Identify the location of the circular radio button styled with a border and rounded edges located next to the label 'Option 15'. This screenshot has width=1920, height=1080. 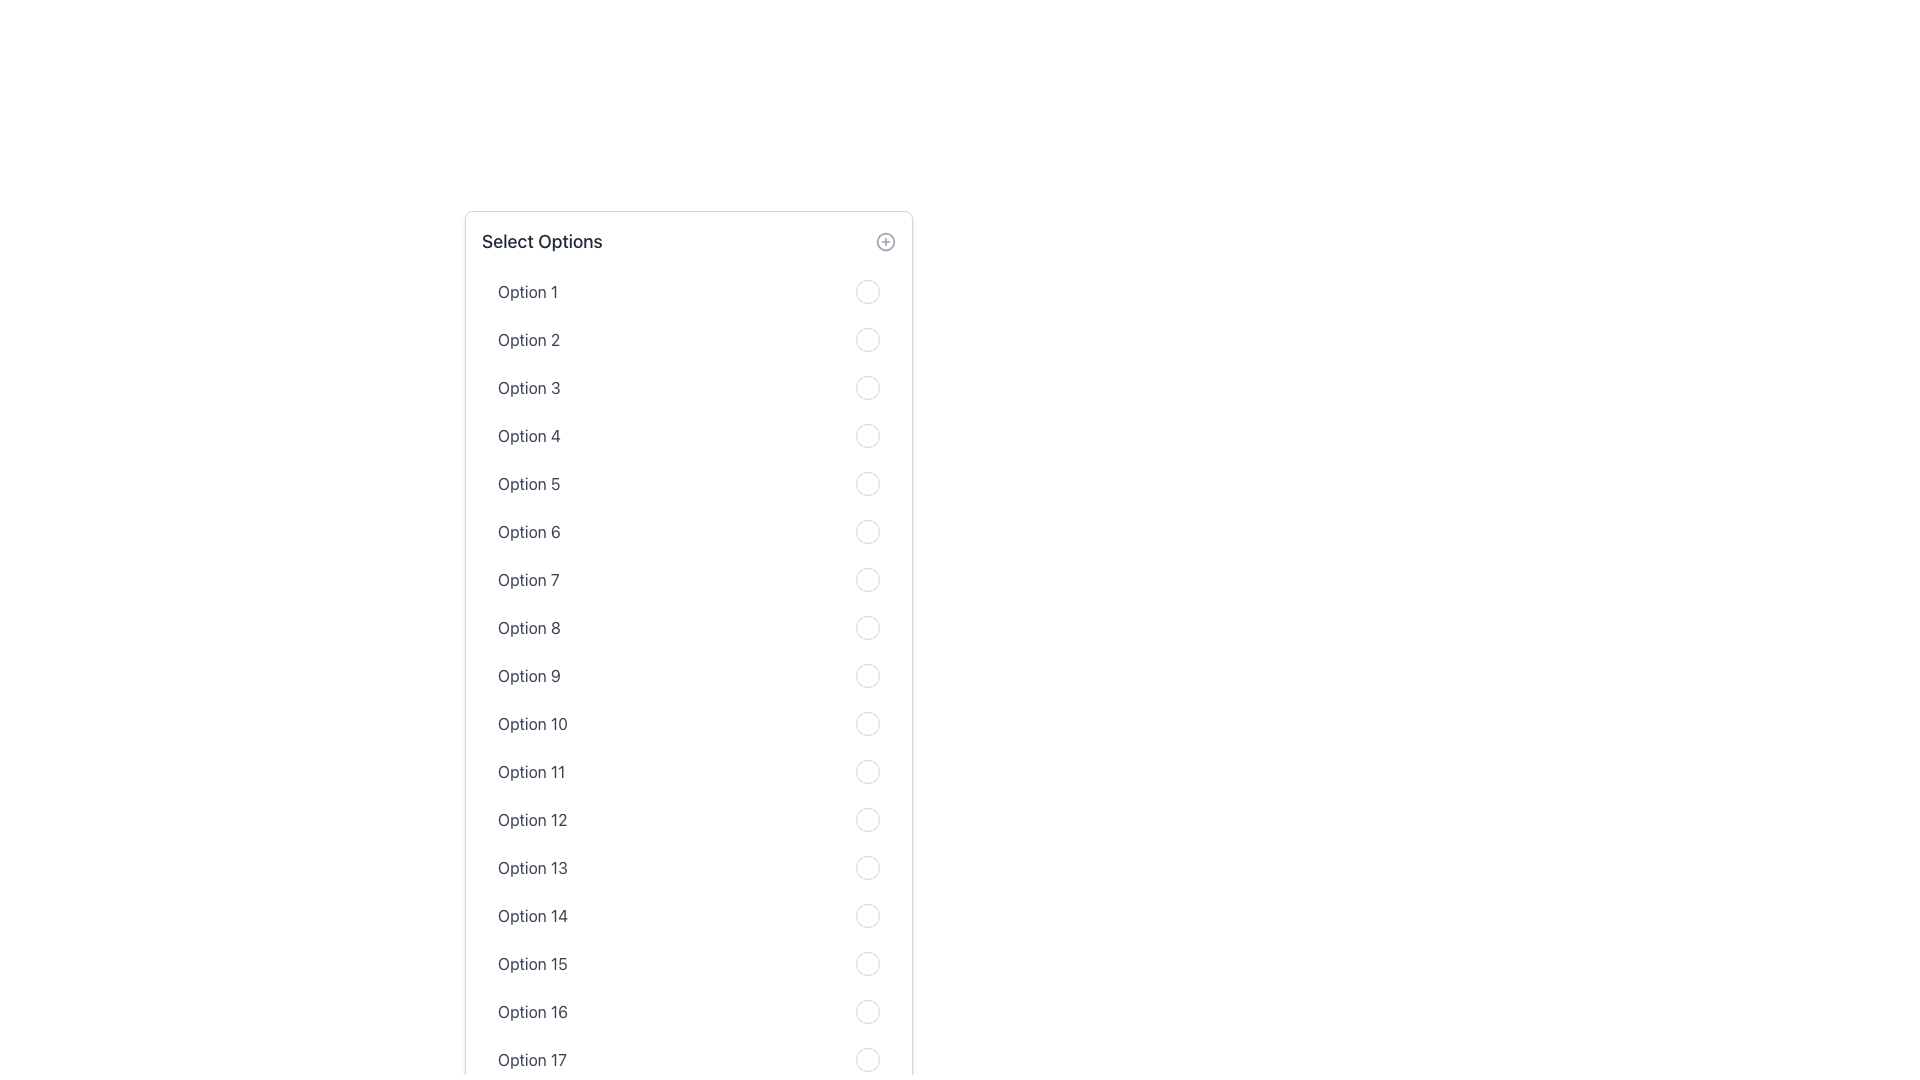
(868, 963).